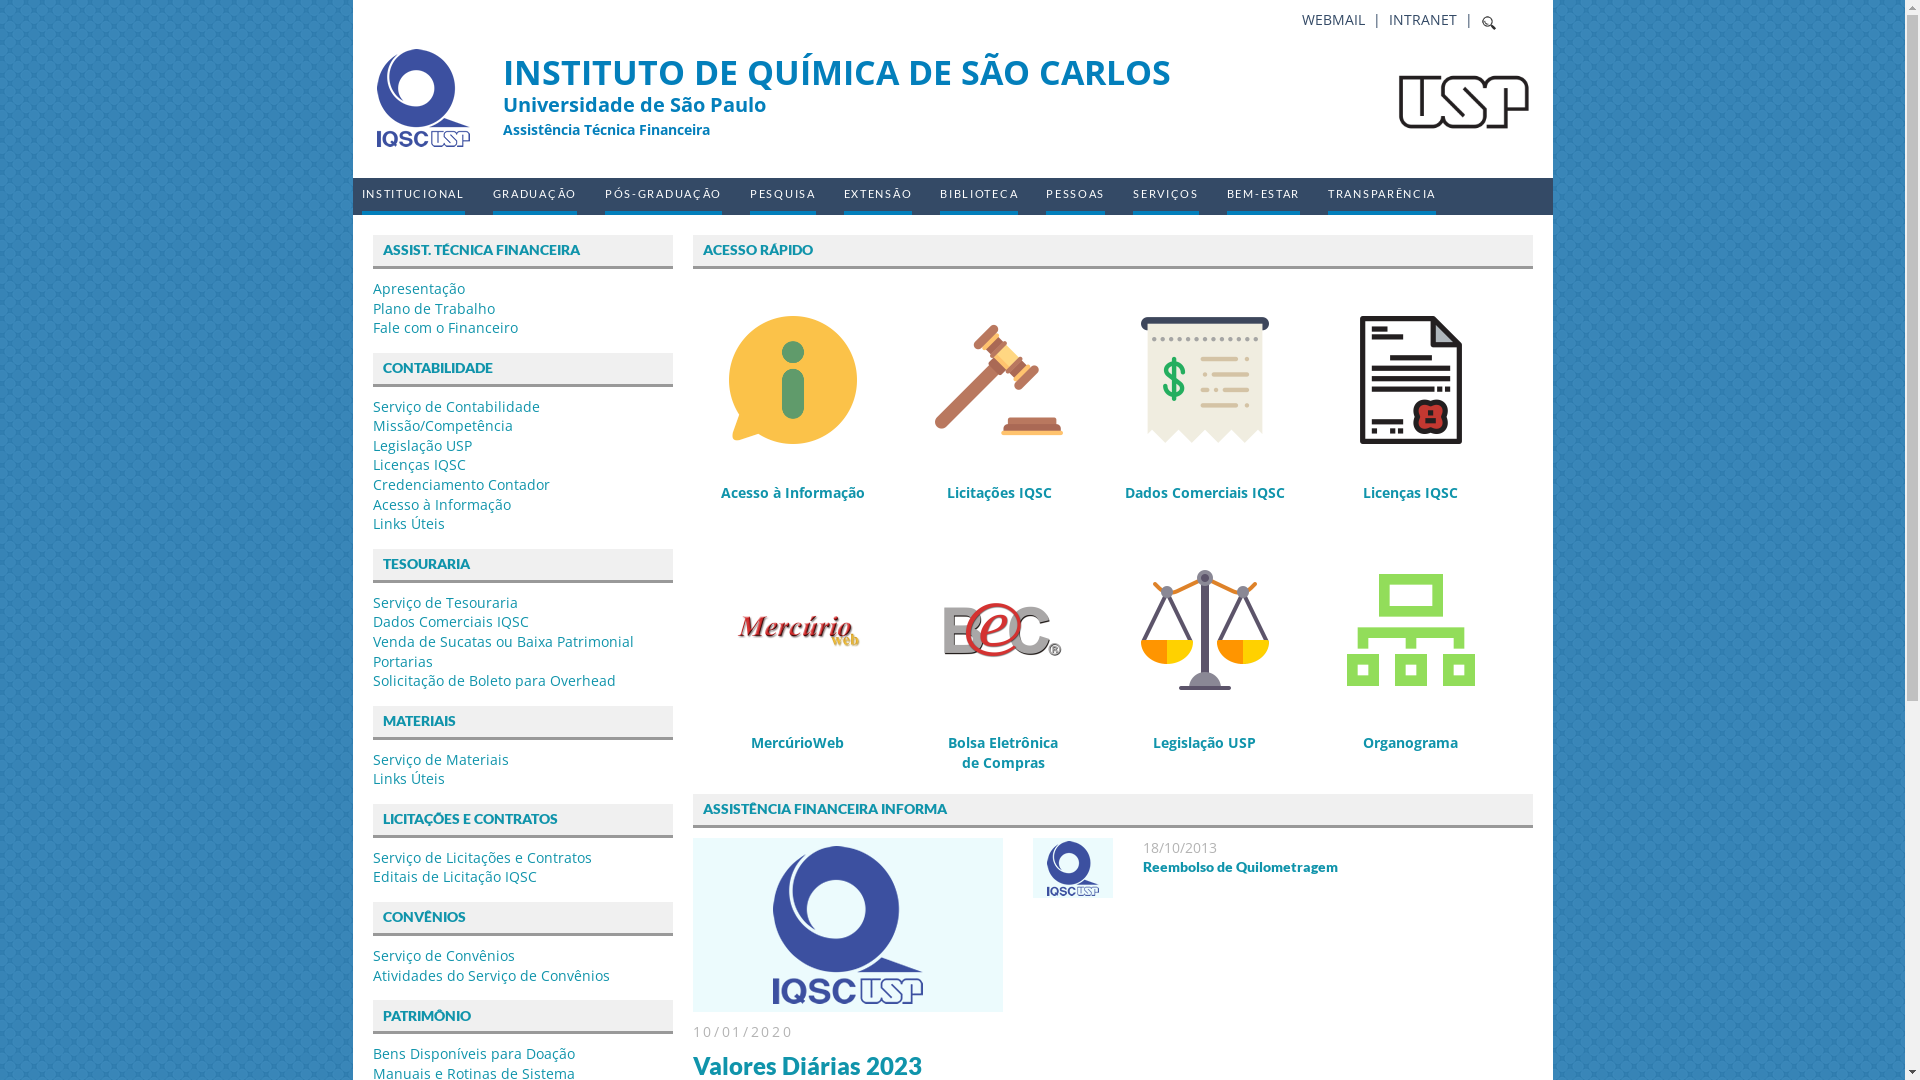  What do you see at coordinates (939, 196) in the screenshot?
I see `'BIBLIOTECA'` at bounding box center [939, 196].